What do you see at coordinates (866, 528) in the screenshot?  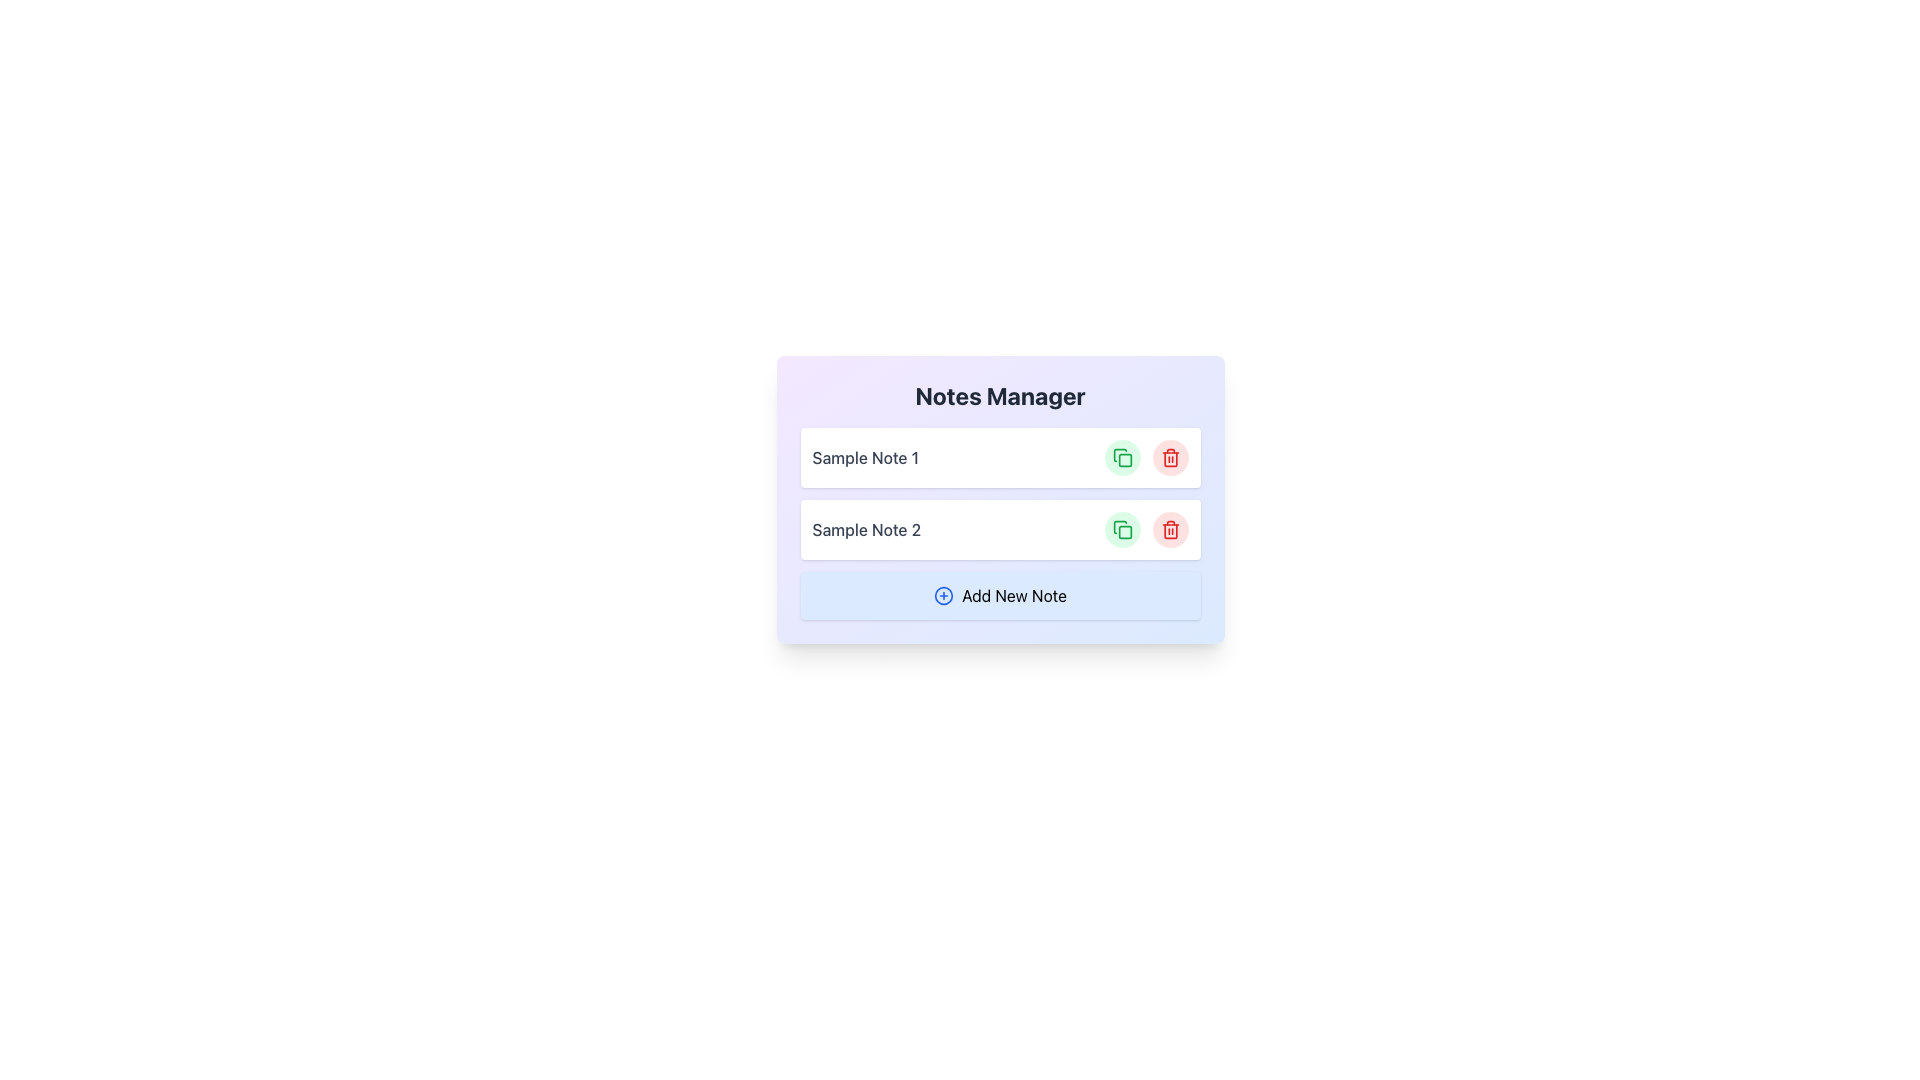 I see `the text label displaying 'Sample Note 2'` at bounding box center [866, 528].